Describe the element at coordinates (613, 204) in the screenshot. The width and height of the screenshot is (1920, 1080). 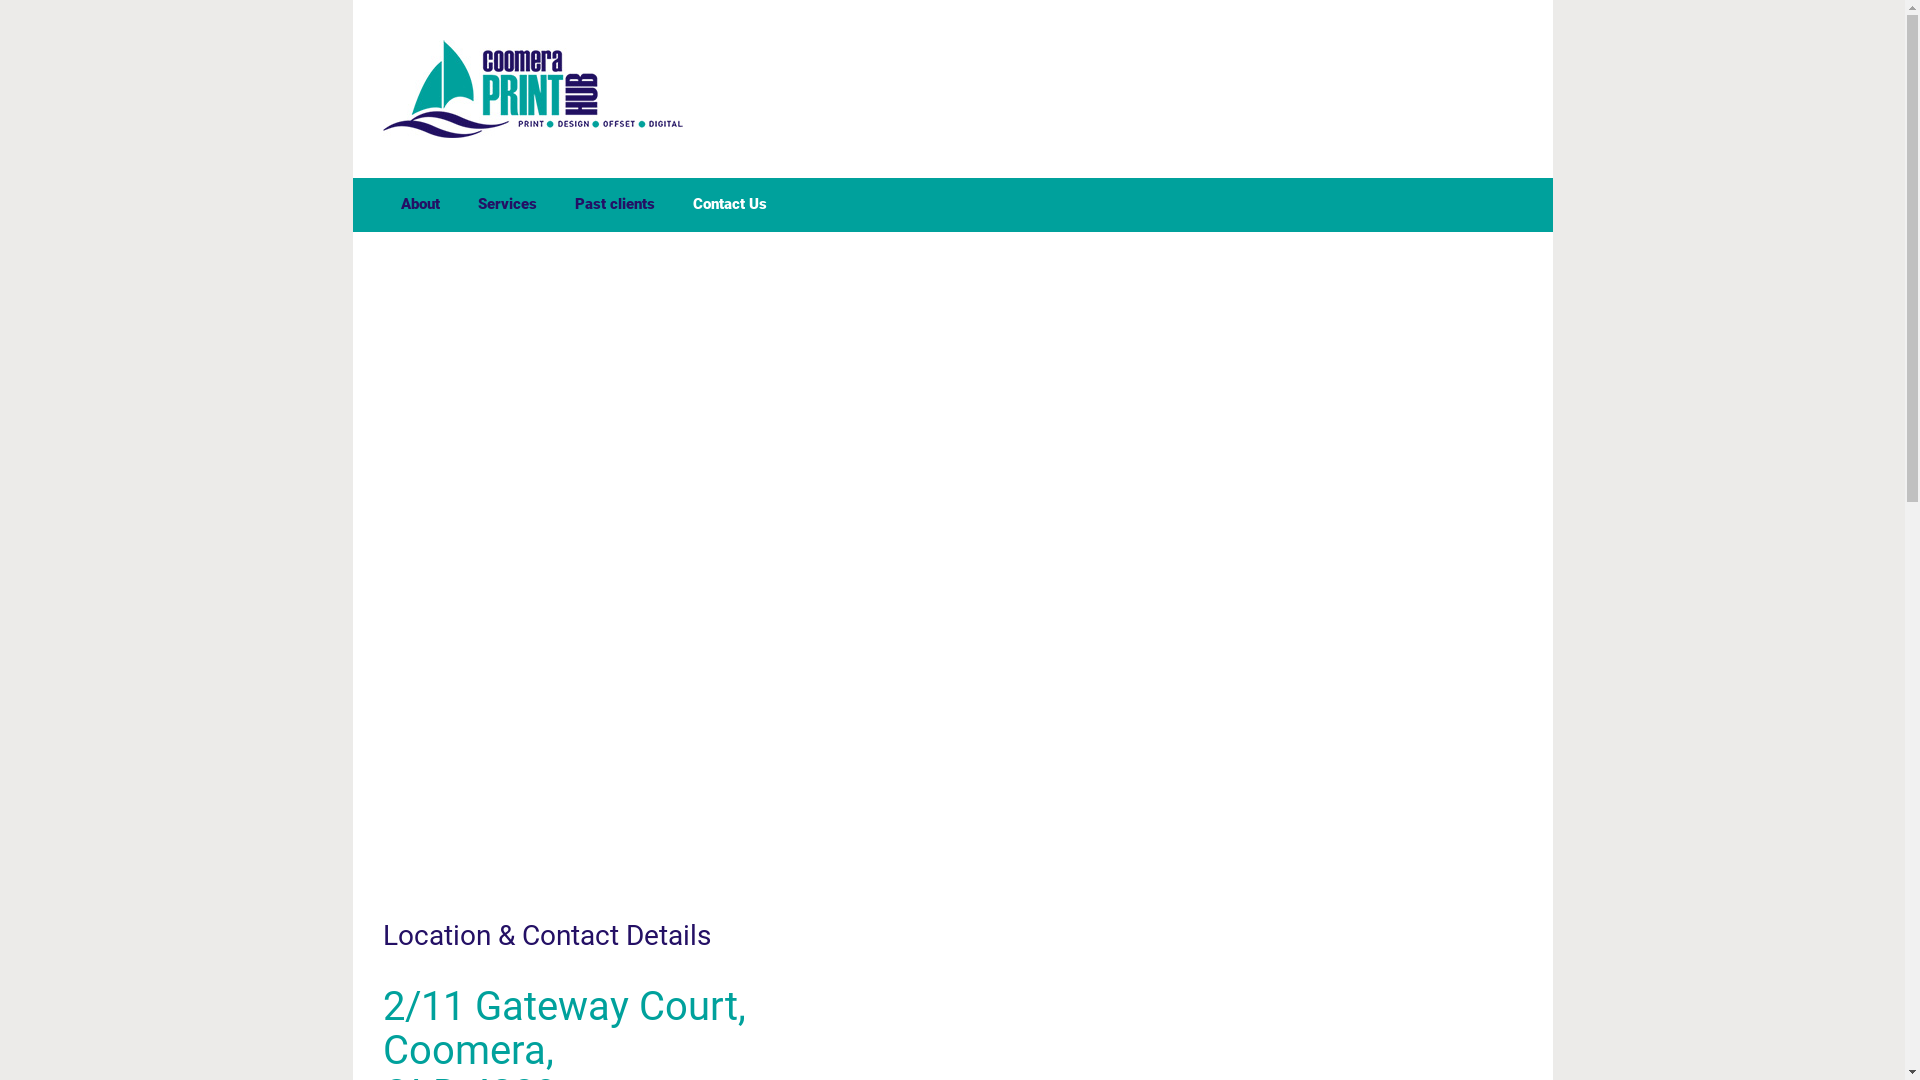
I see `'Past clients'` at that location.